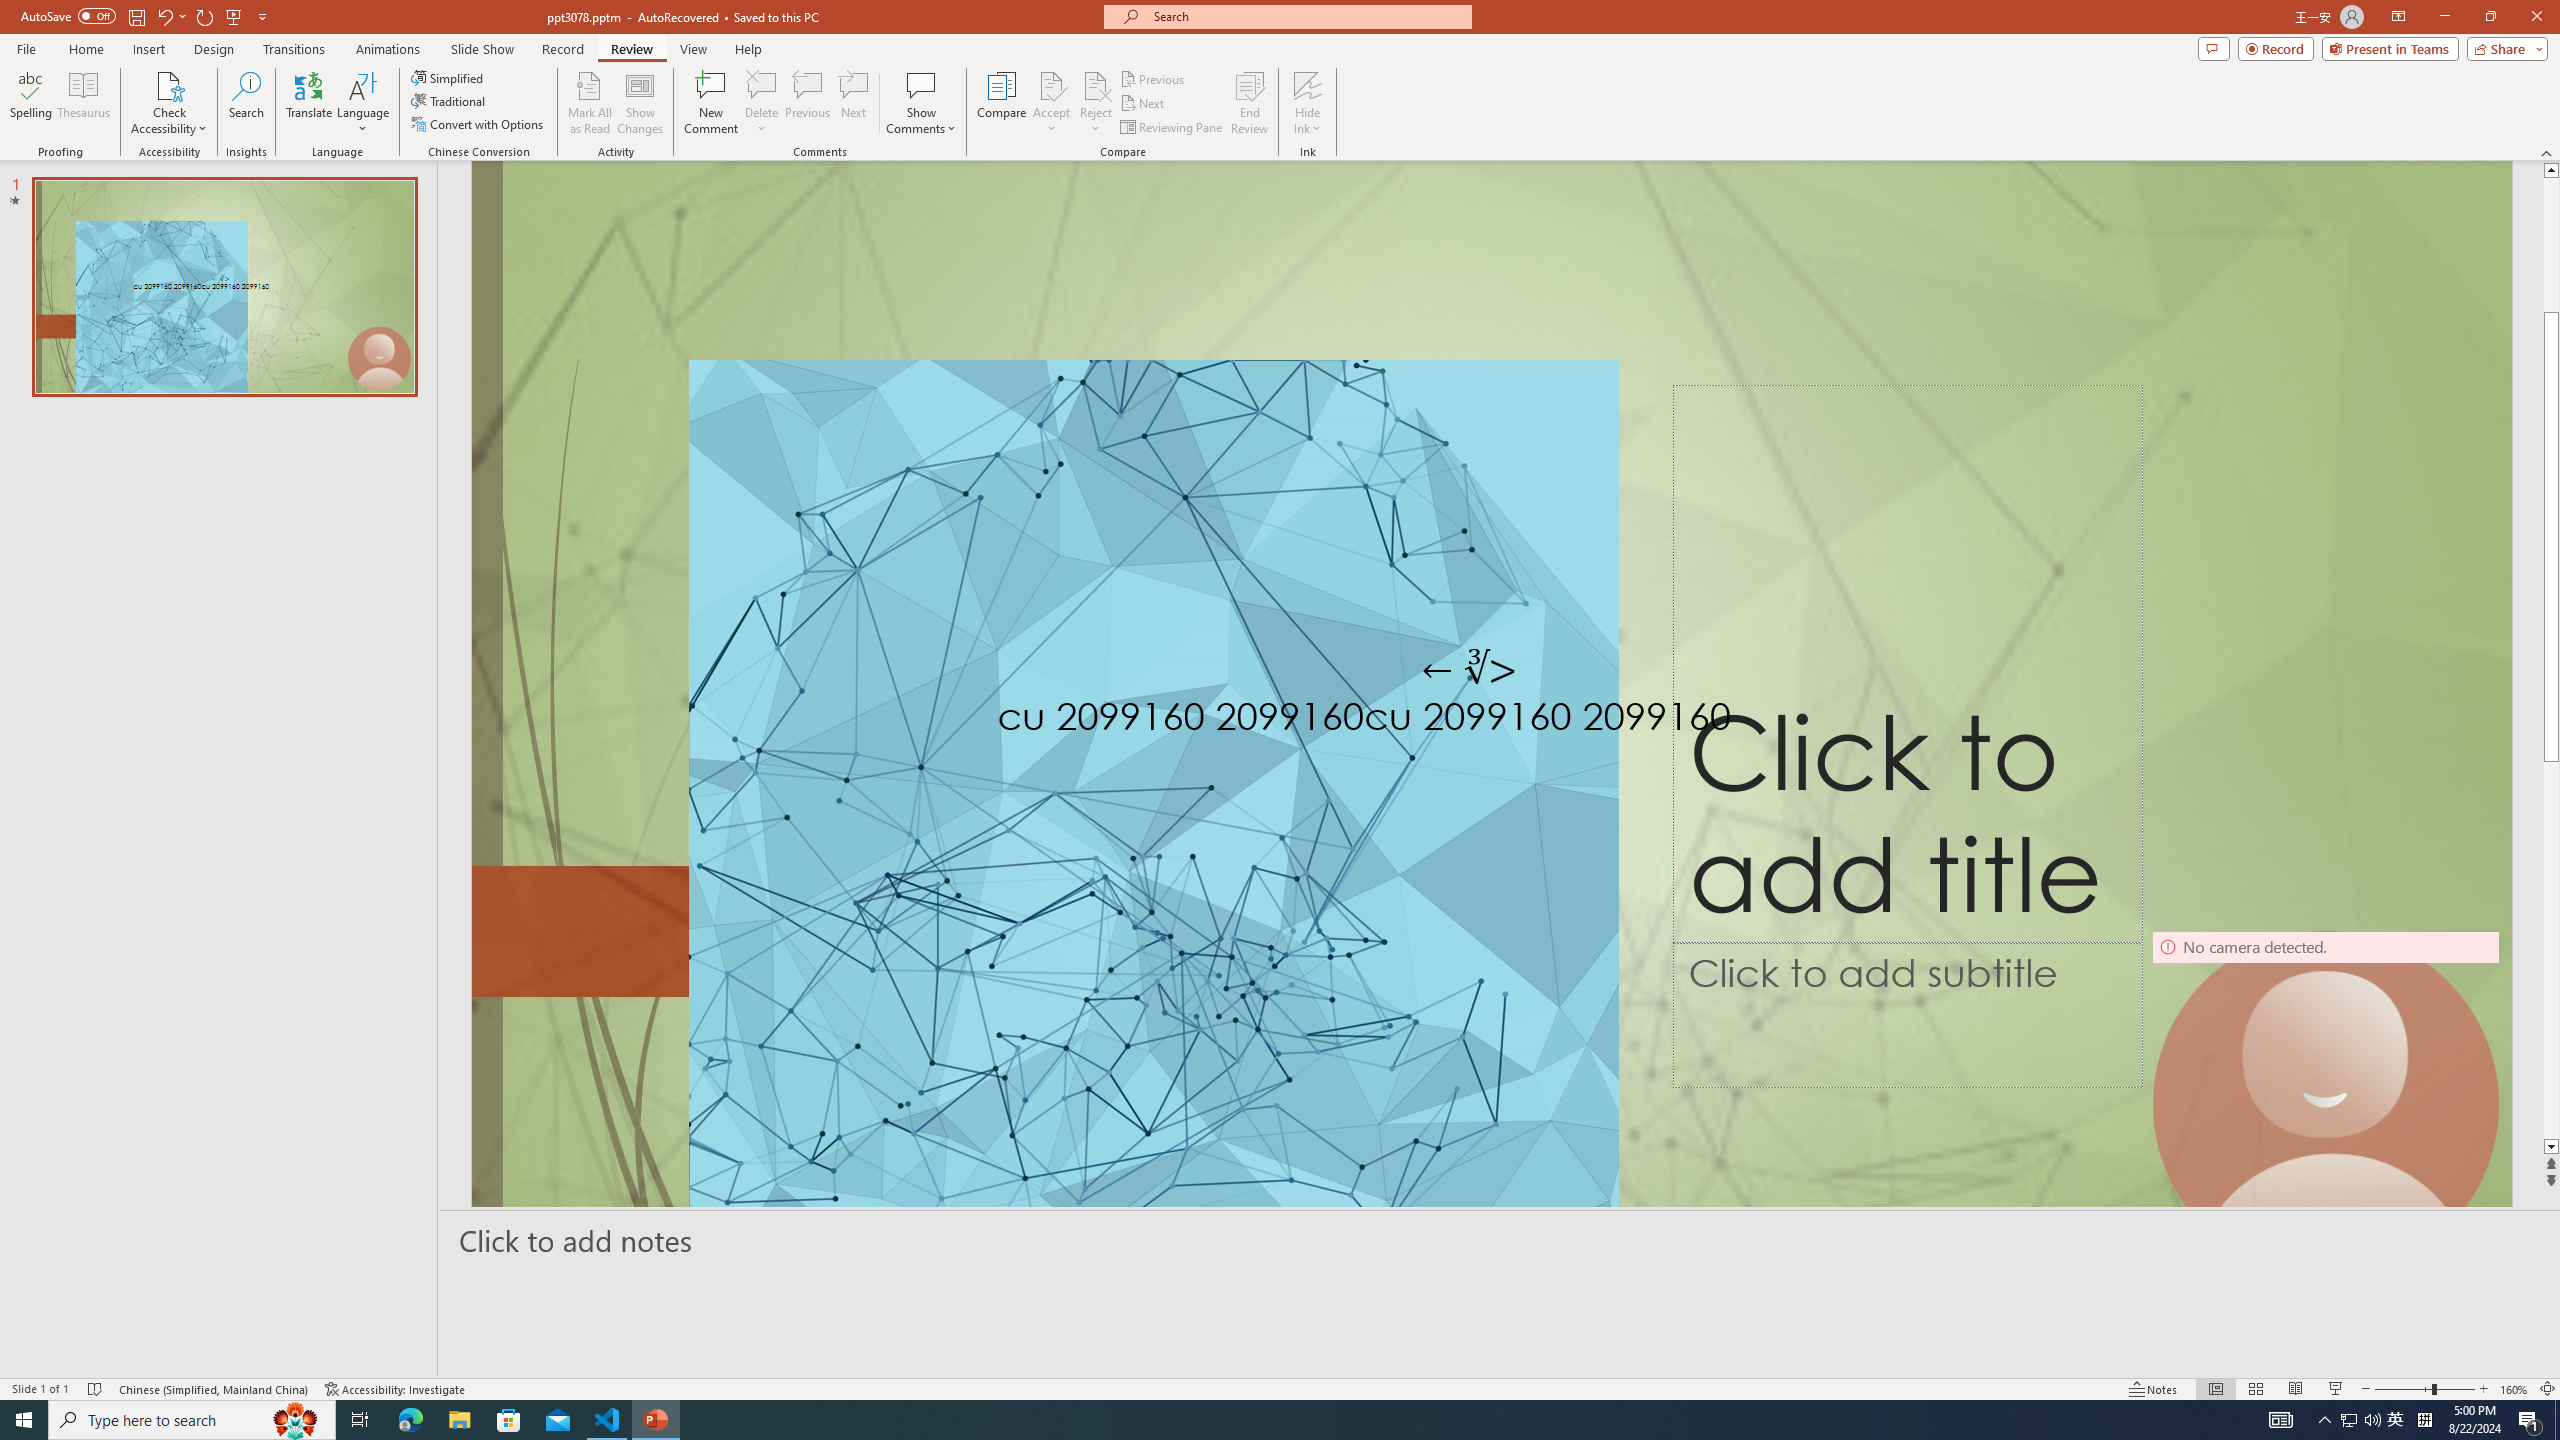 The height and width of the screenshot is (1440, 2560). I want to click on 'Check Accessibility', so click(167, 103).